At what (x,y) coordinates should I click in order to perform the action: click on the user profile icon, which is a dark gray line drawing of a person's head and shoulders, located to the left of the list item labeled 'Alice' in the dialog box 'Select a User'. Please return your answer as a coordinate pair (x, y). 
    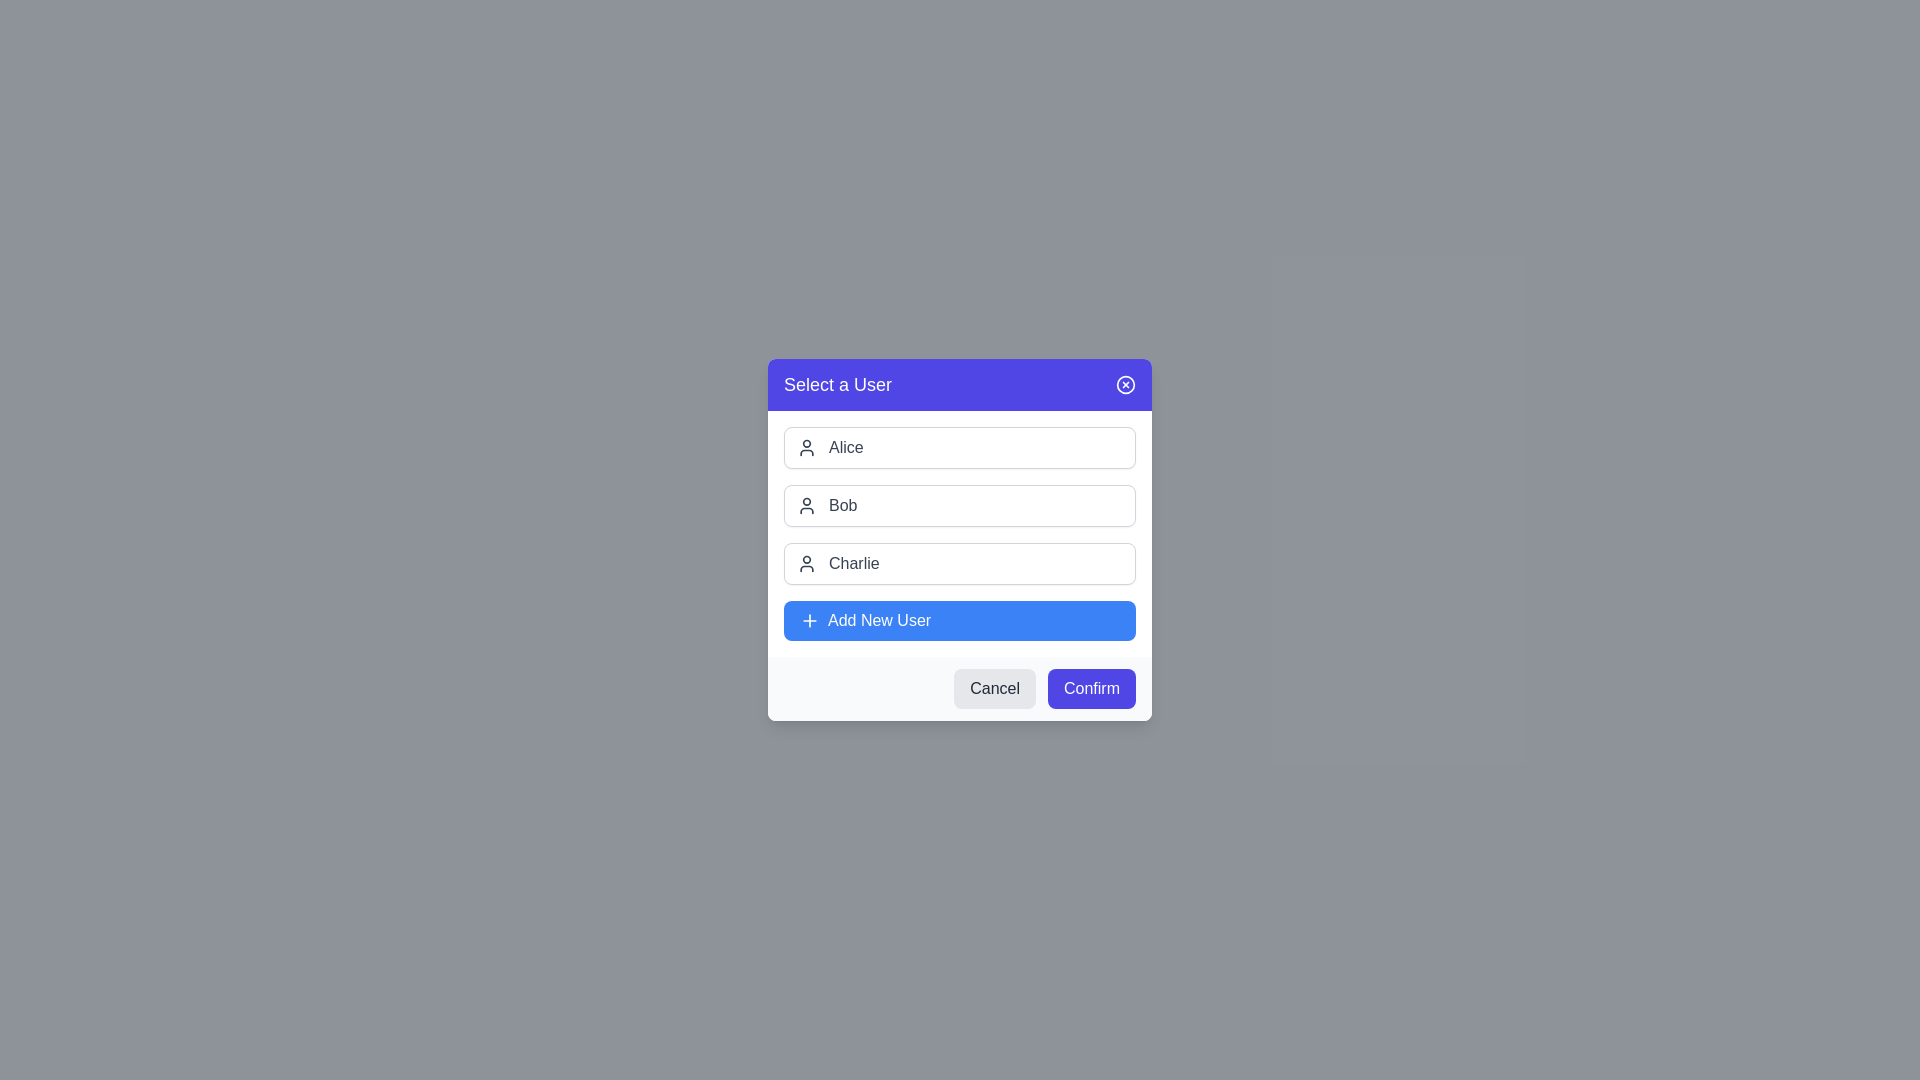
    Looking at the image, I should click on (806, 446).